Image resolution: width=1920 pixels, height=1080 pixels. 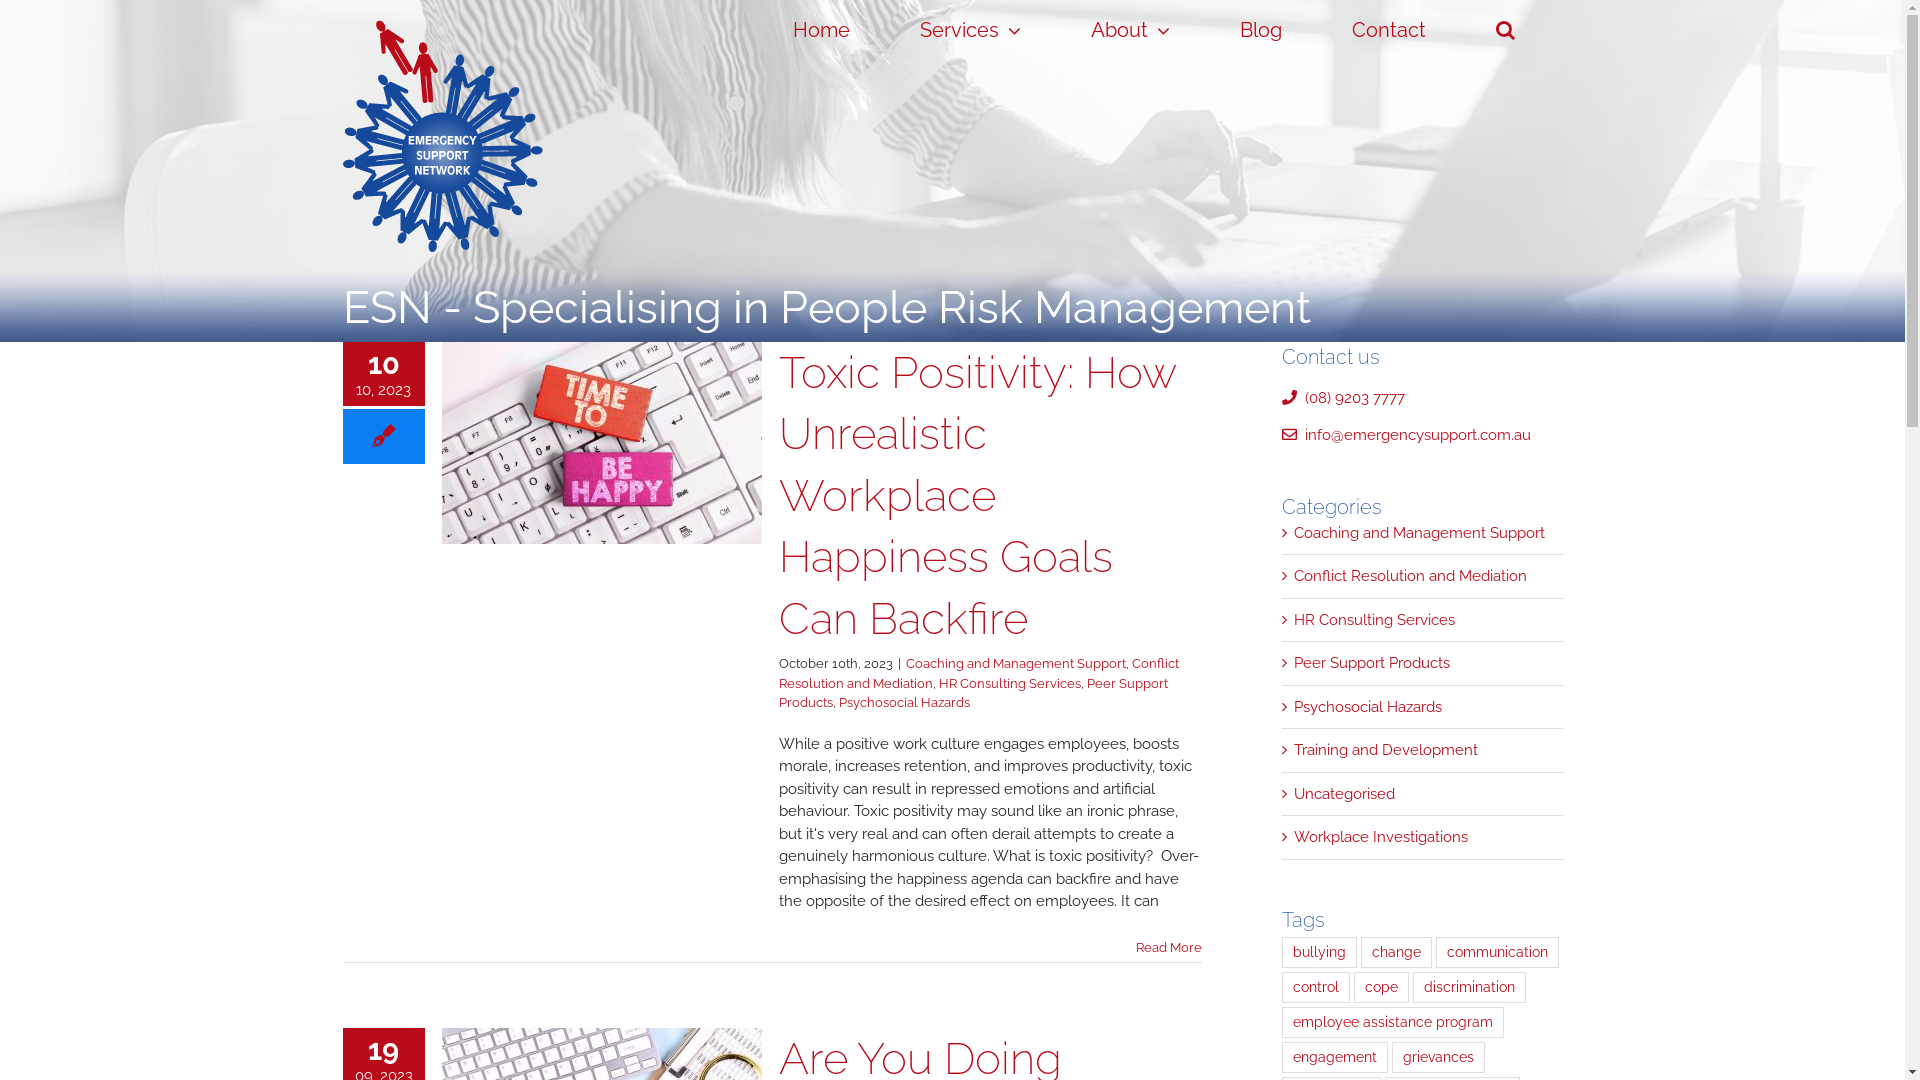 What do you see at coordinates (1422, 663) in the screenshot?
I see `'Peer Support Products'` at bounding box center [1422, 663].